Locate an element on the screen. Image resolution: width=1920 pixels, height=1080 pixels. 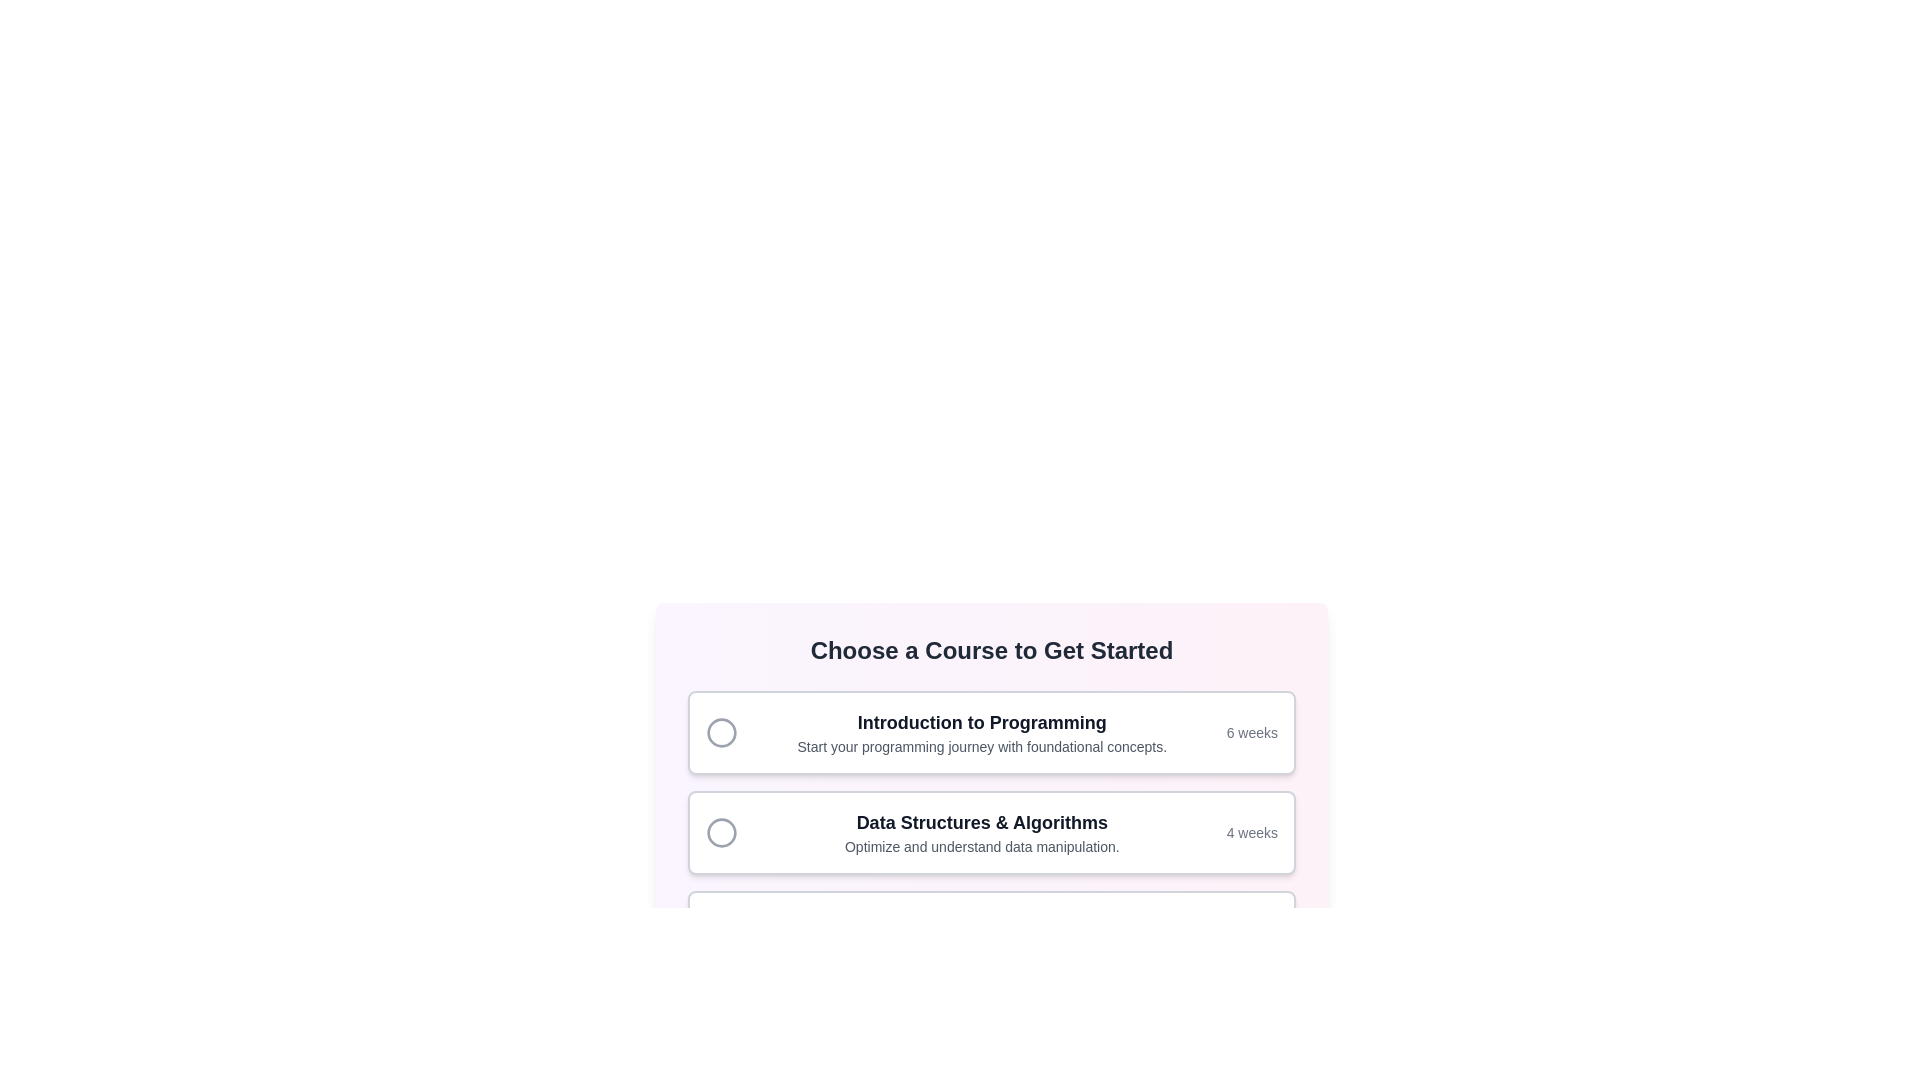
the Text Label displaying 'Start your programming journey with foundational concepts', which is styled in gray color and positioned beneath the header 'Introduction to Programming' is located at coordinates (982, 747).